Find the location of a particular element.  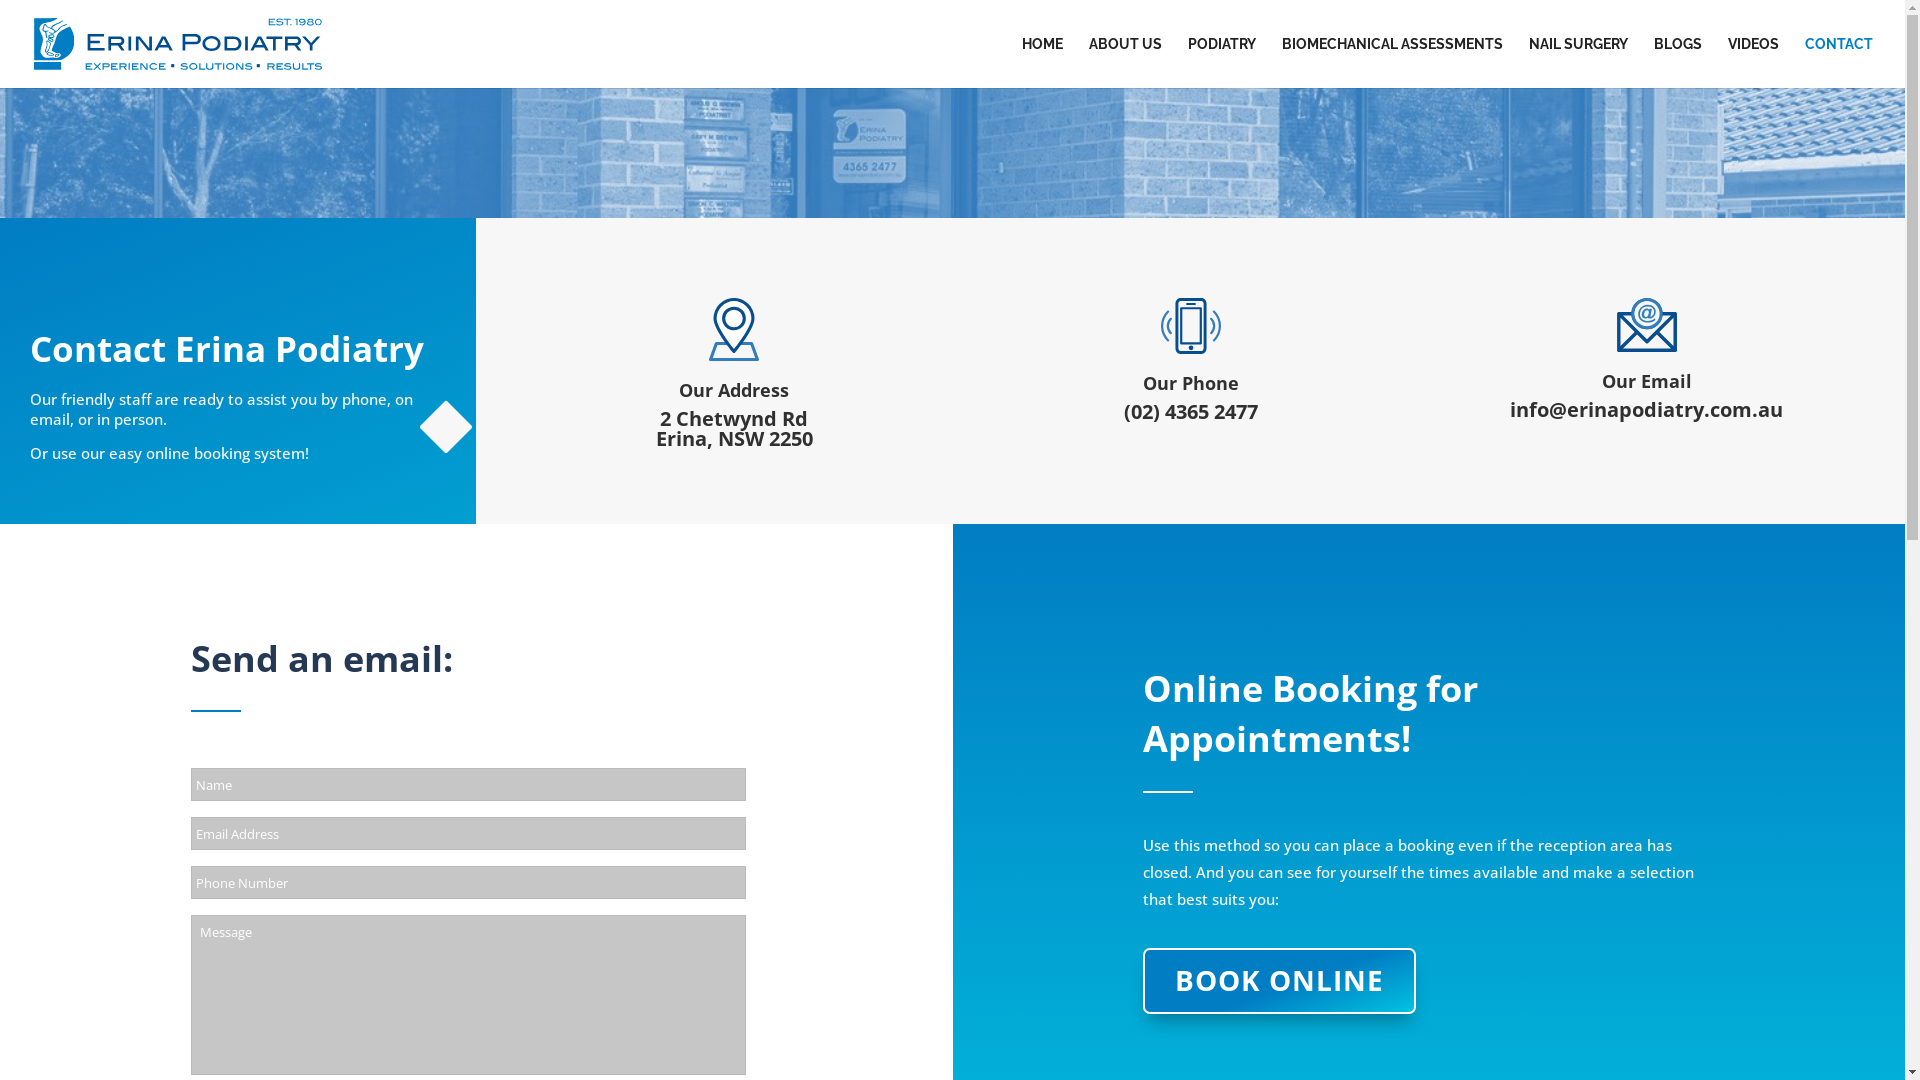

'BLOGS' is located at coordinates (1654, 61).